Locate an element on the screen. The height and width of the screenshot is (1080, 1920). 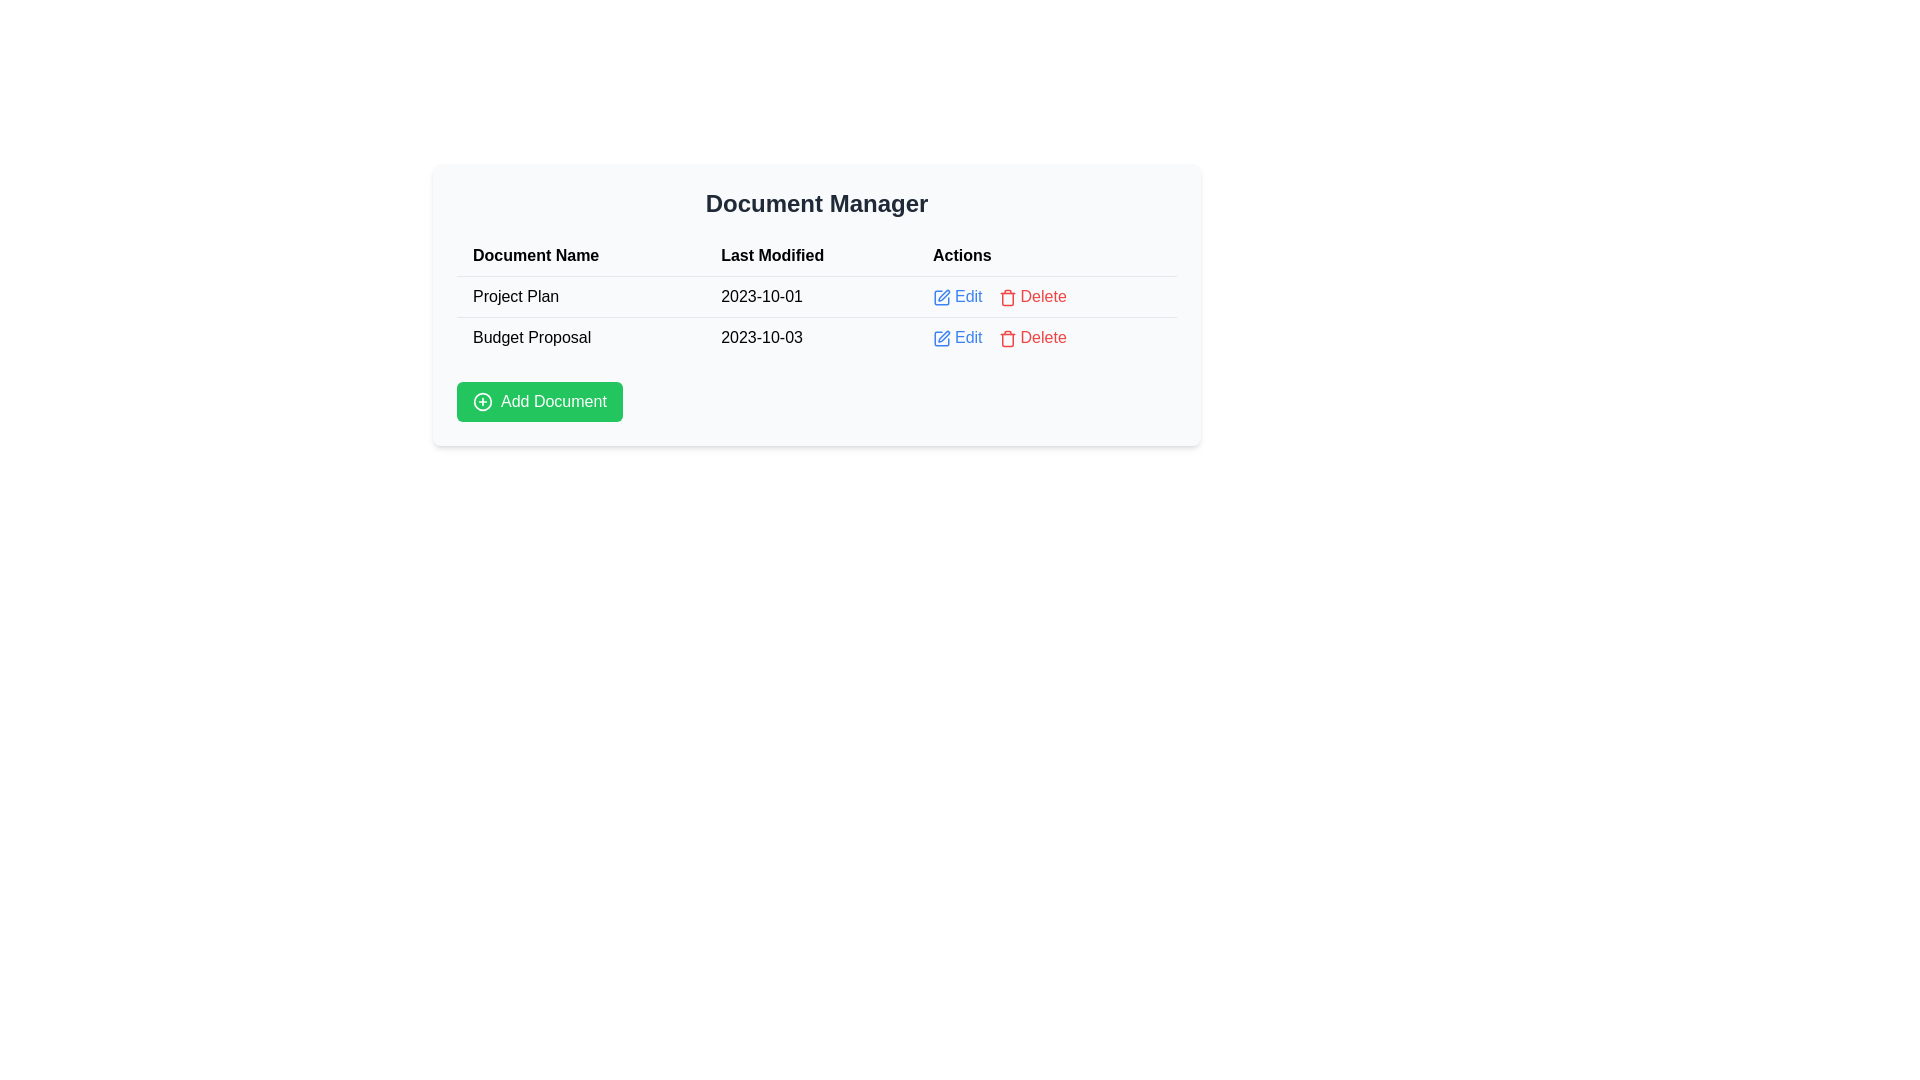
the pen-like icon in the 'Actions' column of the second row of the table, which is a small vector graphic icon with a stroke-based style is located at coordinates (943, 335).